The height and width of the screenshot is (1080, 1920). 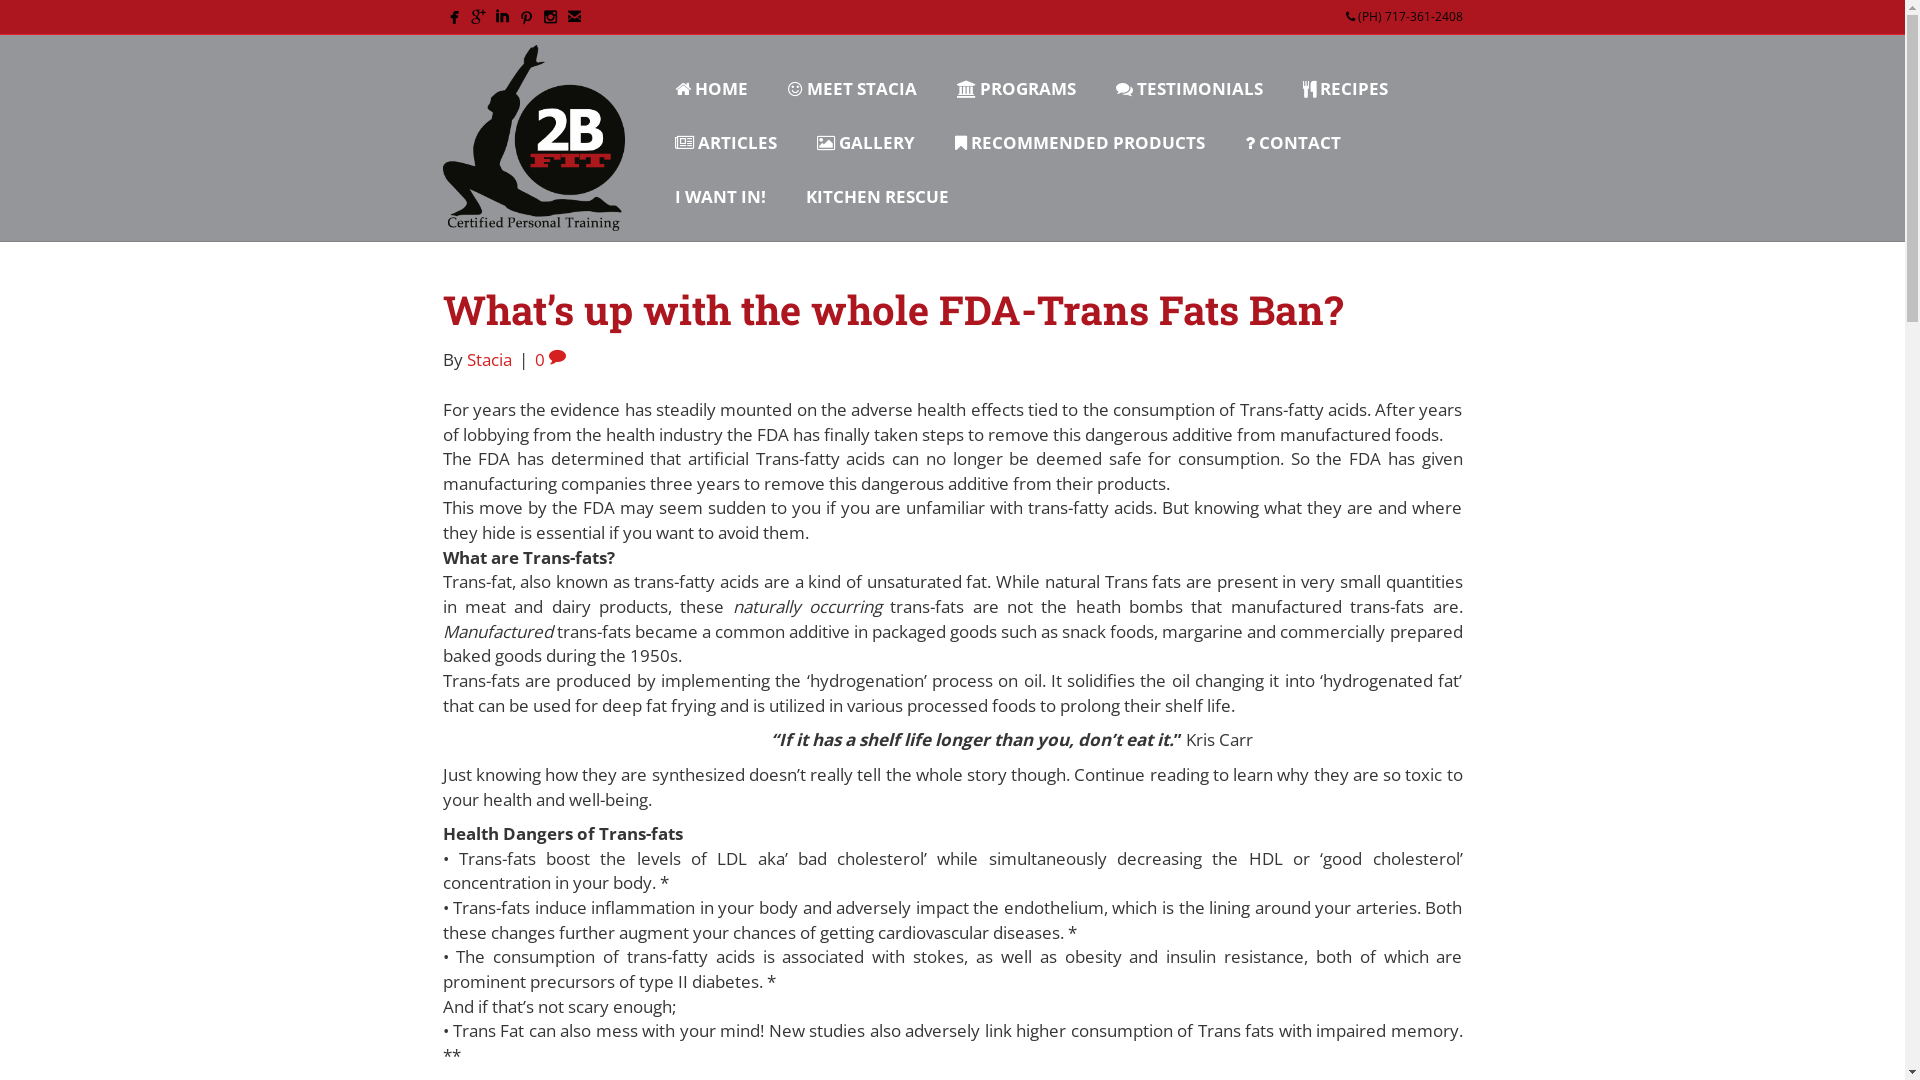 I want to click on 'MEET STACIA', so click(x=852, y=83).